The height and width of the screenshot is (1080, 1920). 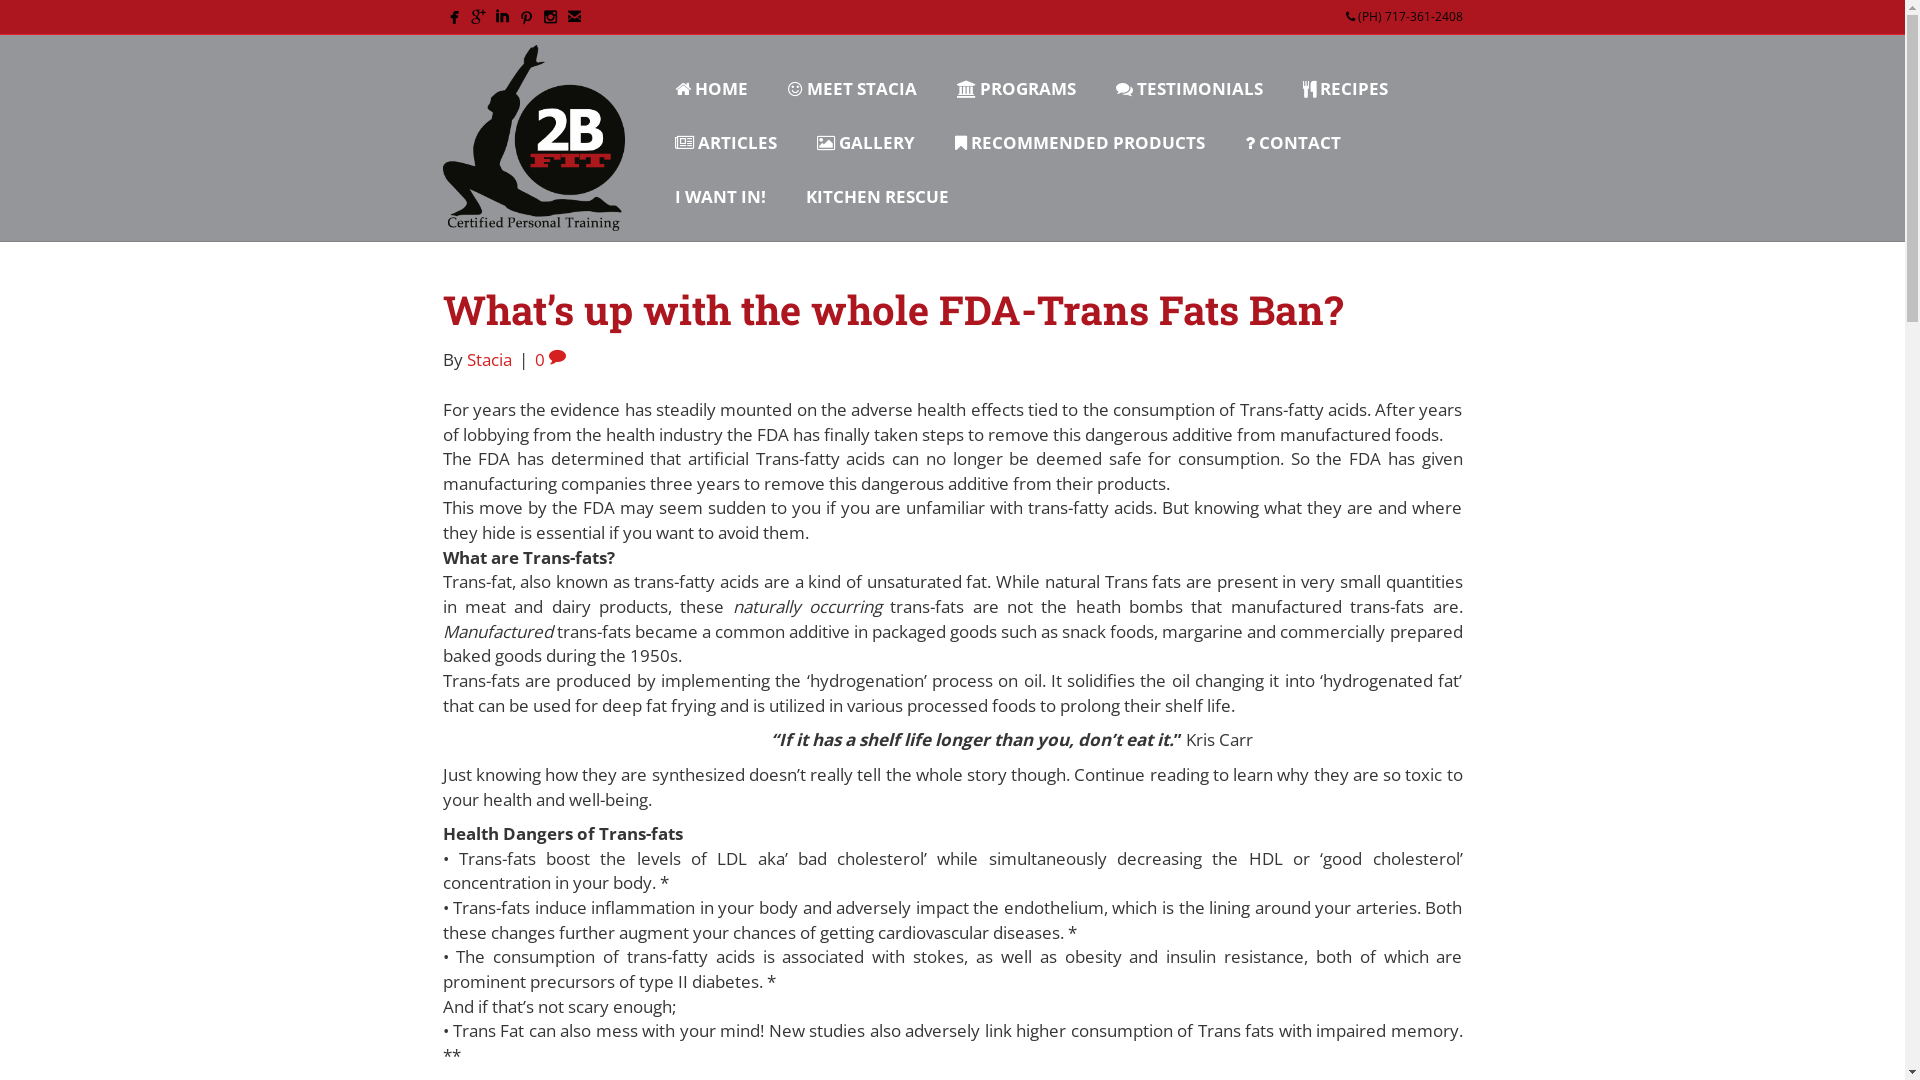 I want to click on 'MEET STACIA', so click(x=852, y=83).